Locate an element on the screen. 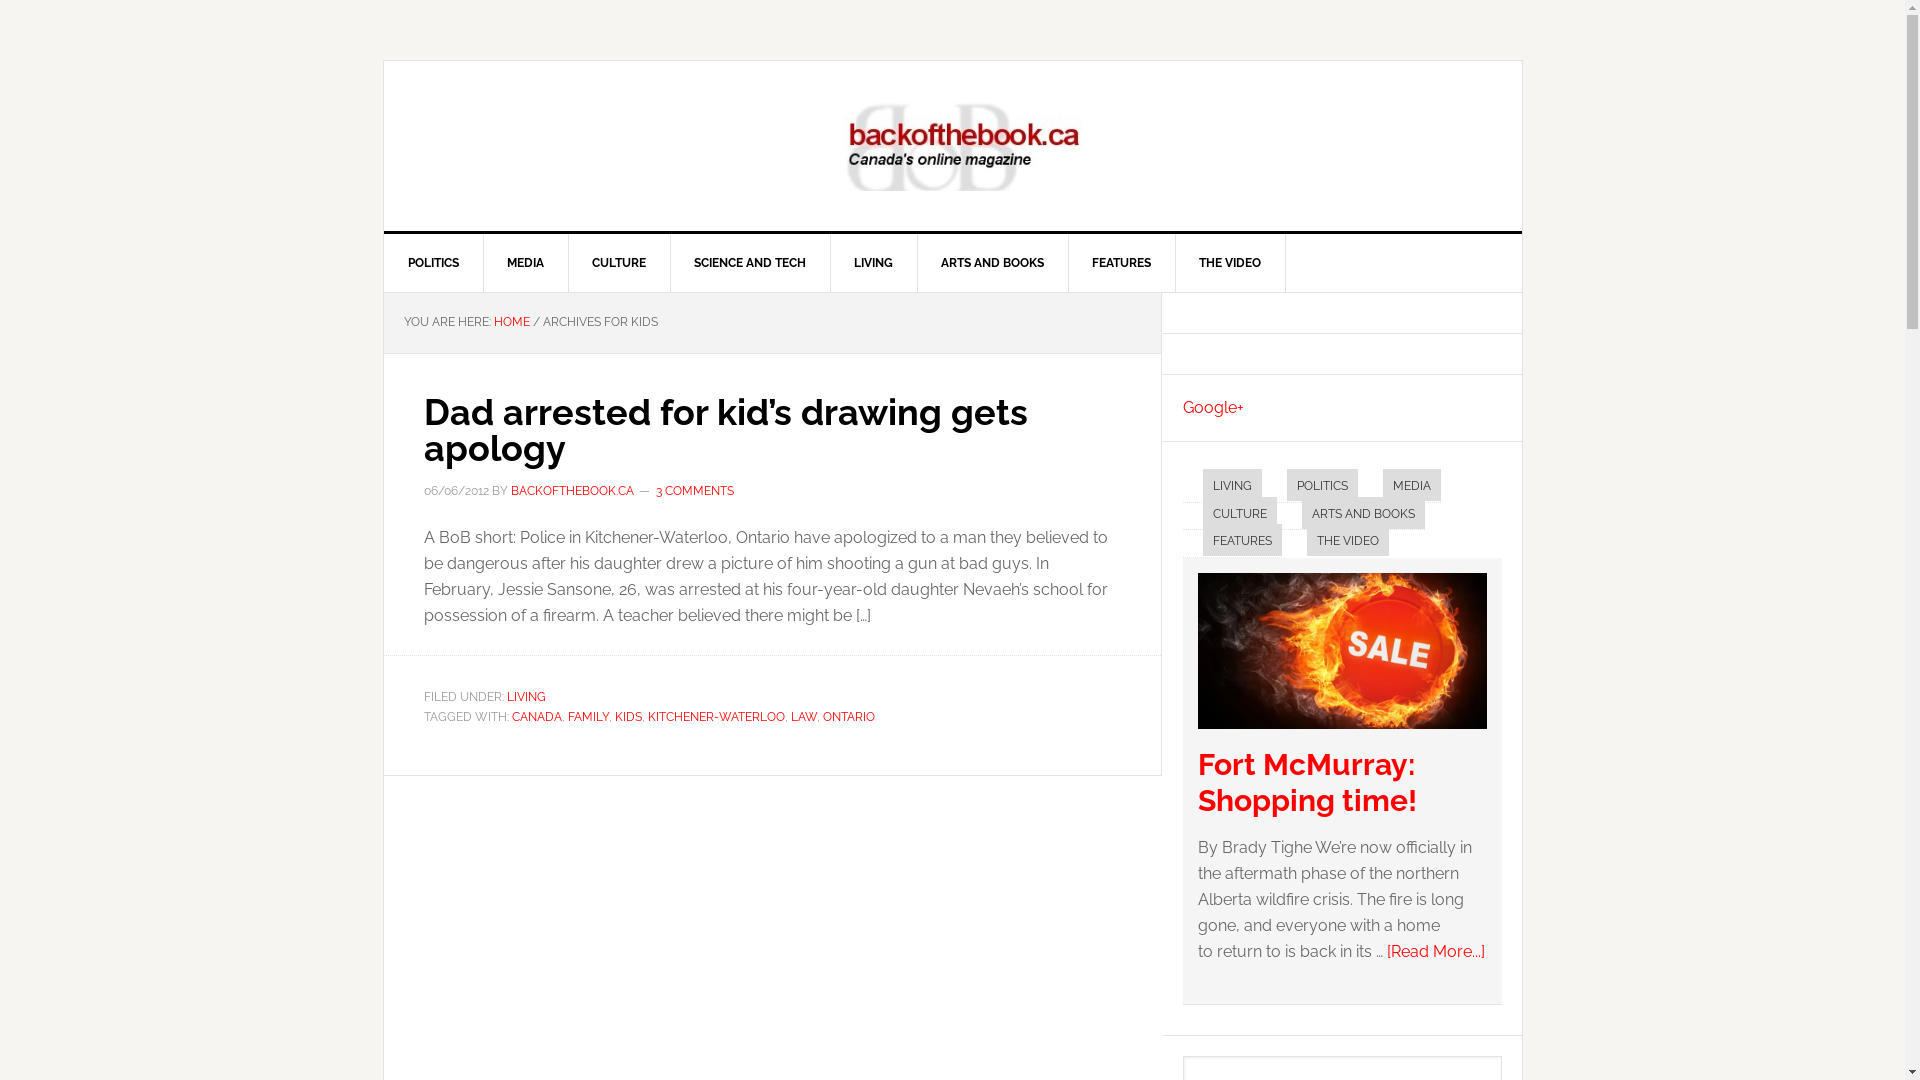 This screenshot has height=1080, width=1920. 'BACKOFTHEBOOK.CA' is located at coordinates (570, 490).